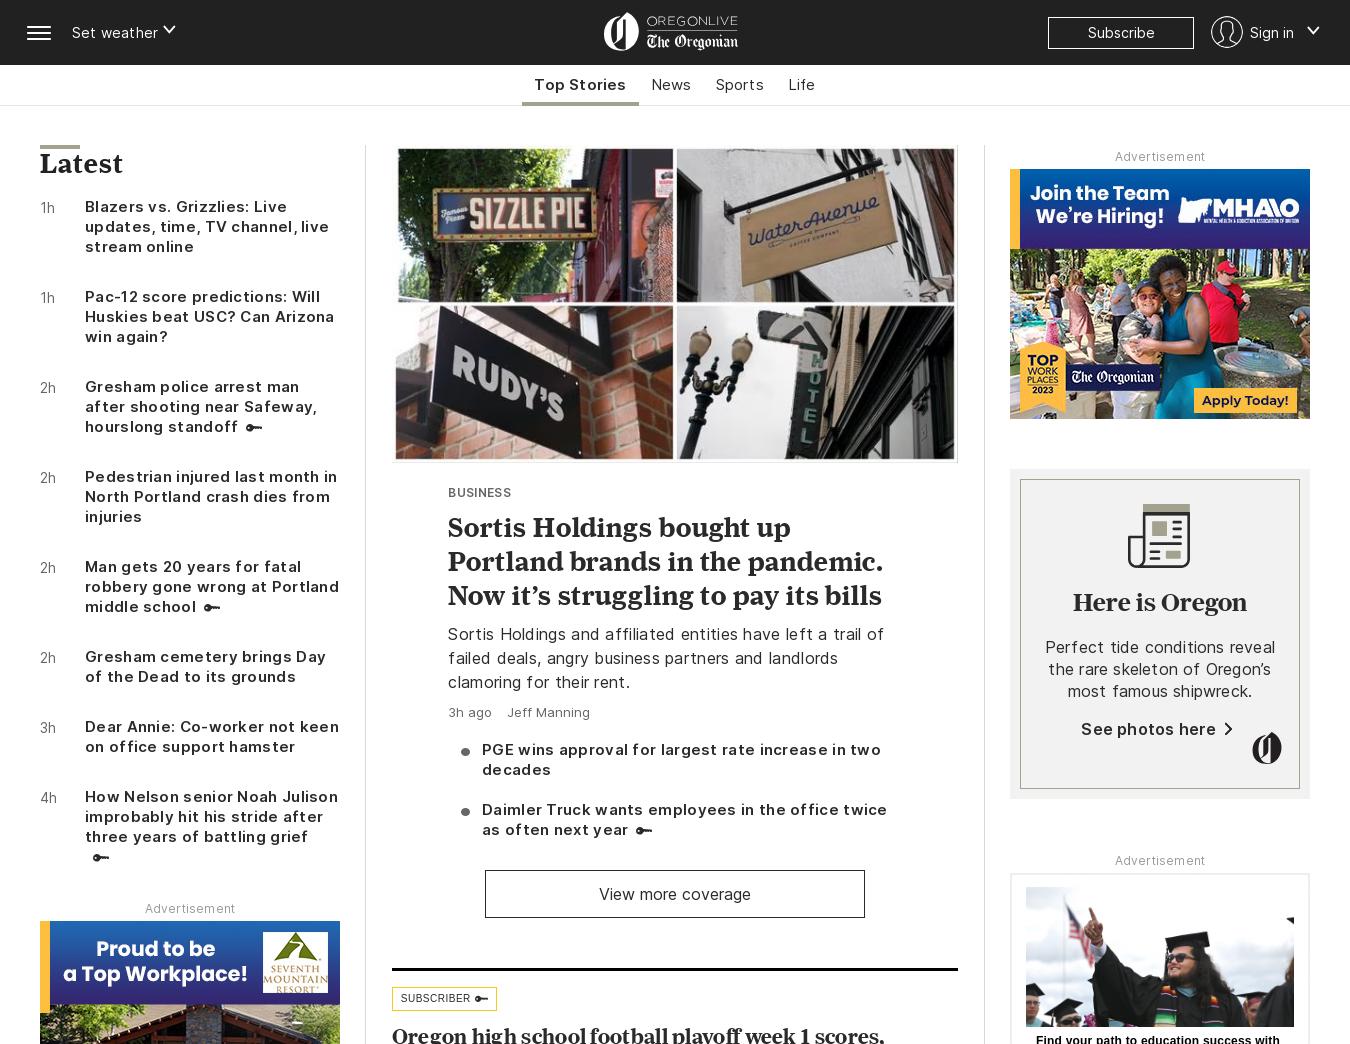 This screenshot has width=1350, height=1044. I want to click on 'Pac-12 score predictions: Will Huskies beat USC? Can Arizona win again?', so click(209, 315).